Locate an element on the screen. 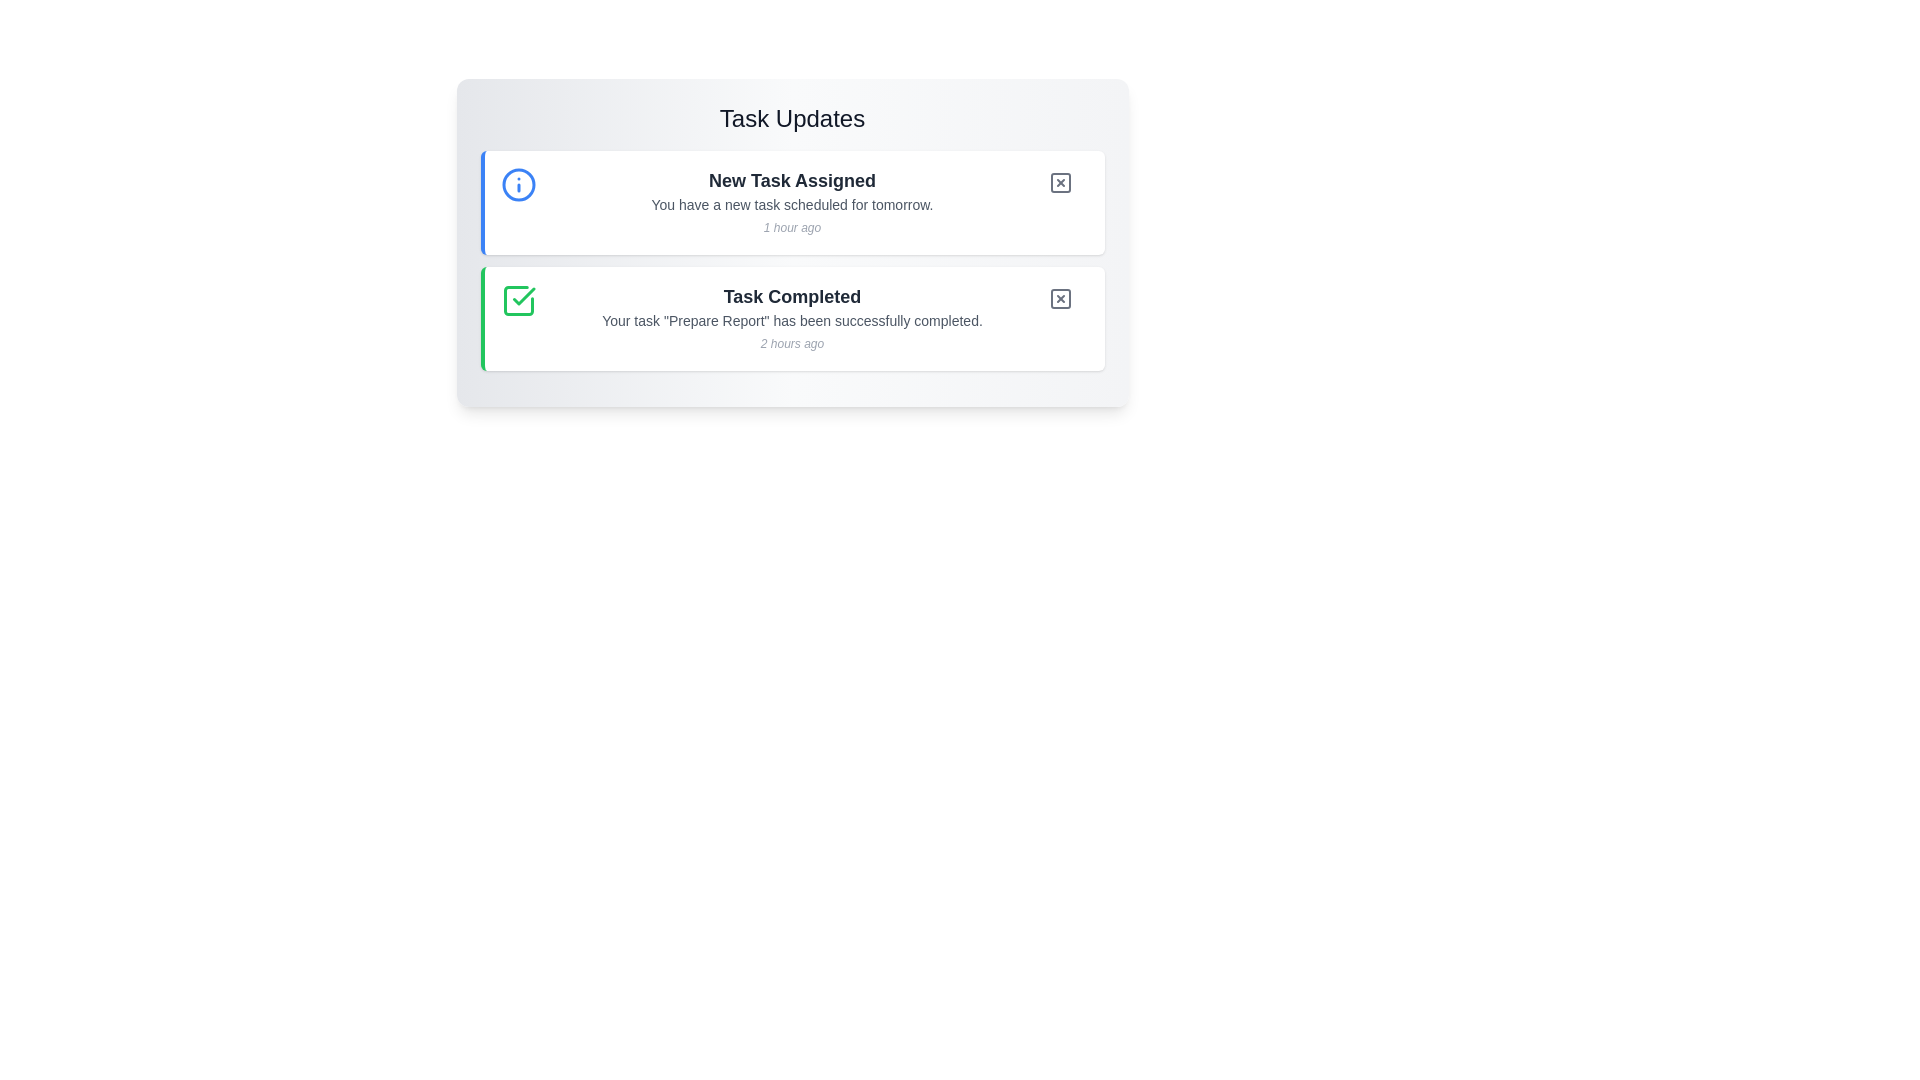  the circular information icon with a blue border and white background, featuring an 'i' symbol, located in the top-left corner of the 'New Task Assigned' notification card is located at coordinates (526, 203).